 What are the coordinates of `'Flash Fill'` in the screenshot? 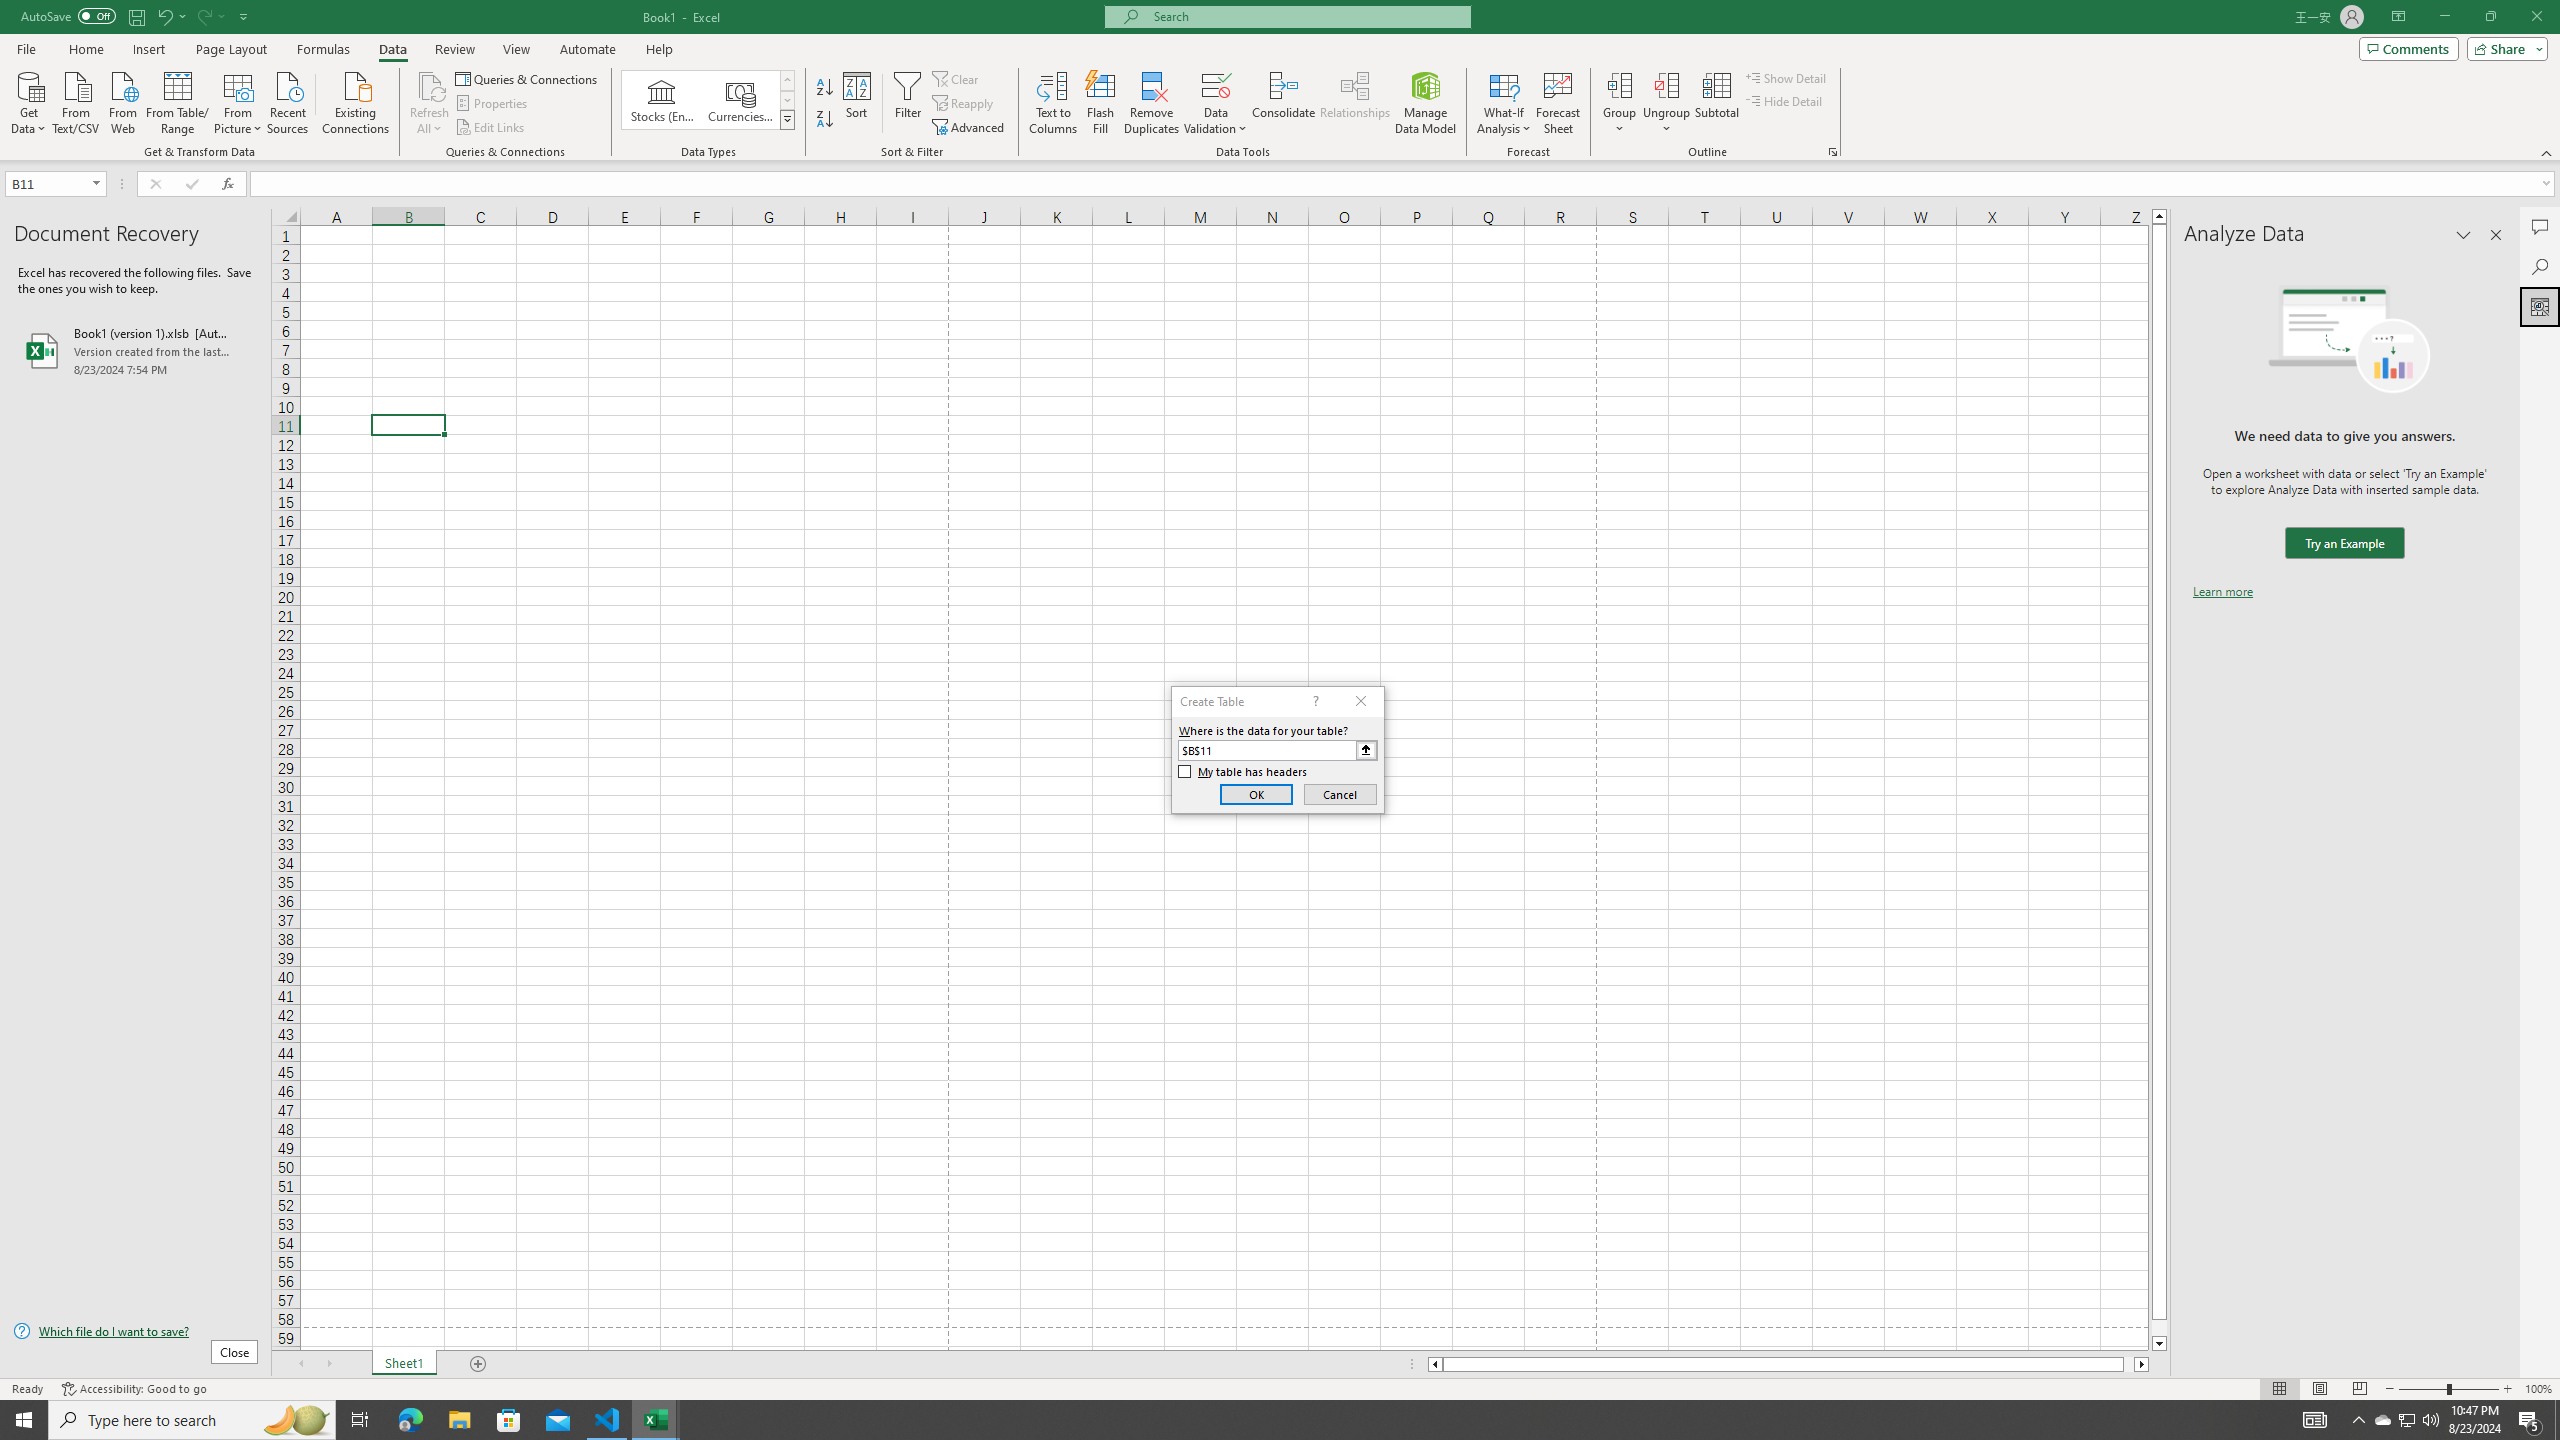 It's located at (1100, 103).